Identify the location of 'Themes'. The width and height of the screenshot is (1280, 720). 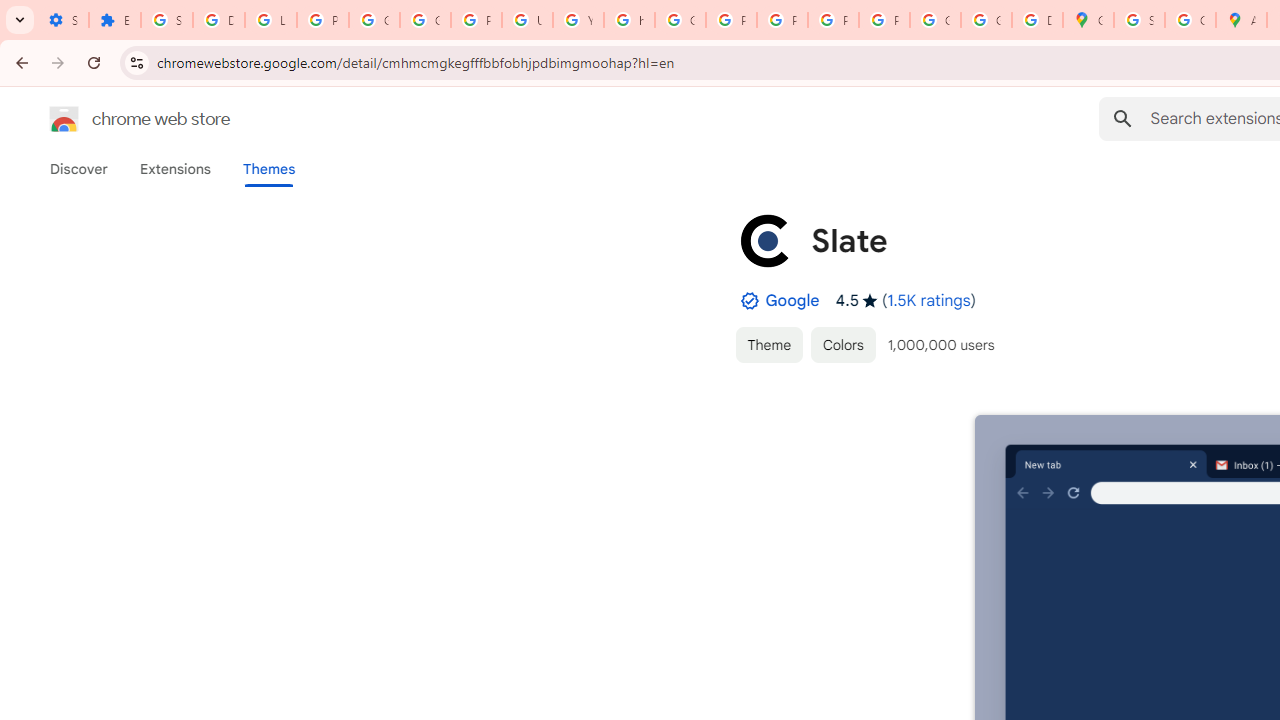
(268, 168).